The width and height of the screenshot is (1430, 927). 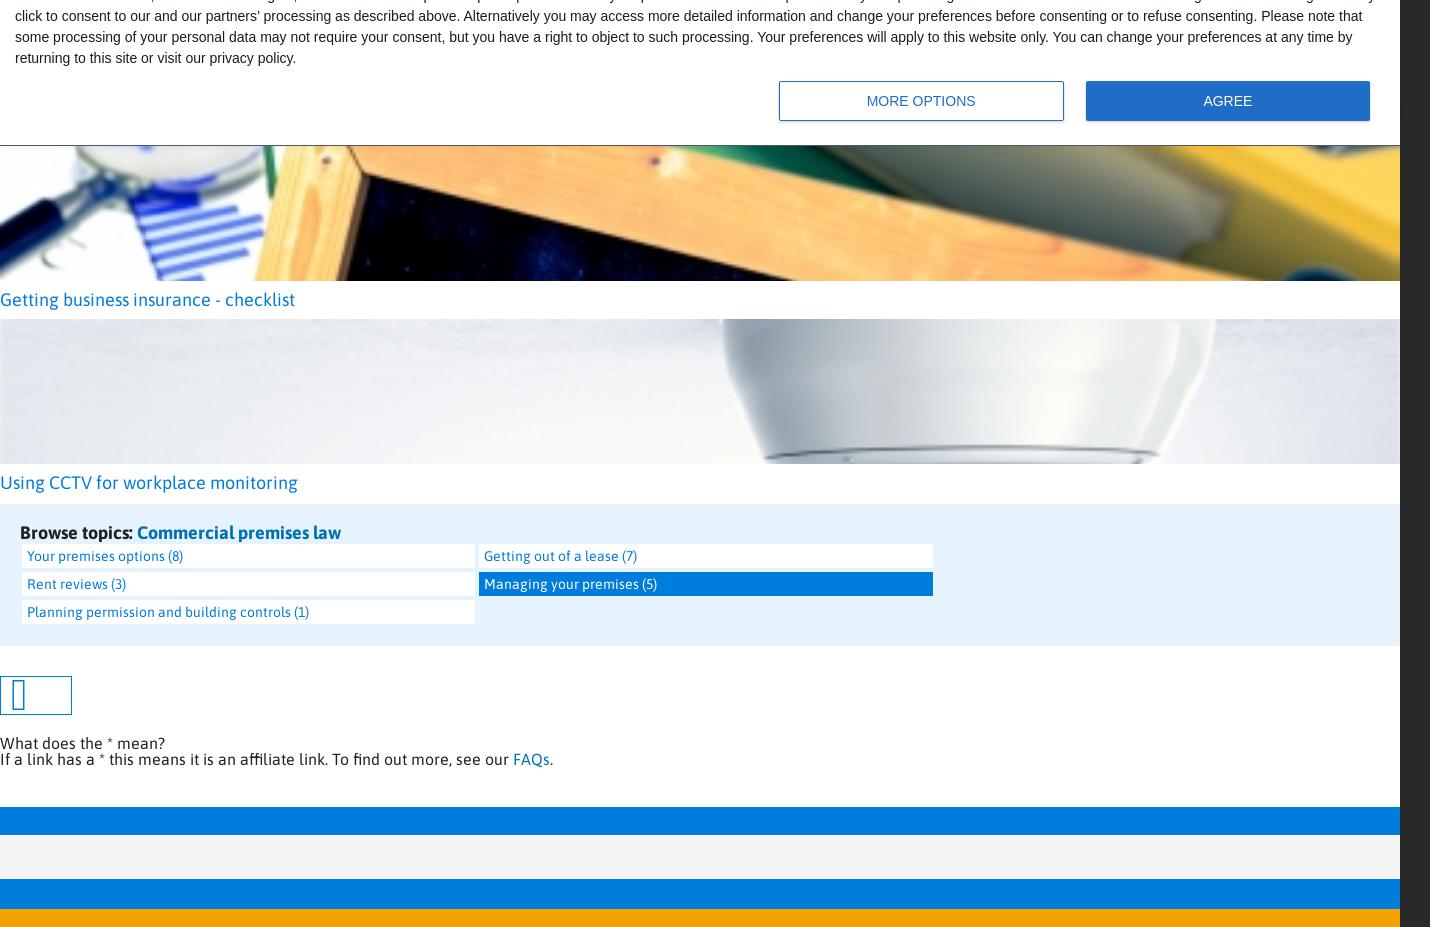 What do you see at coordinates (103, 556) in the screenshot?
I see `'Your premises options (8)'` at bounding box center [103, 556].